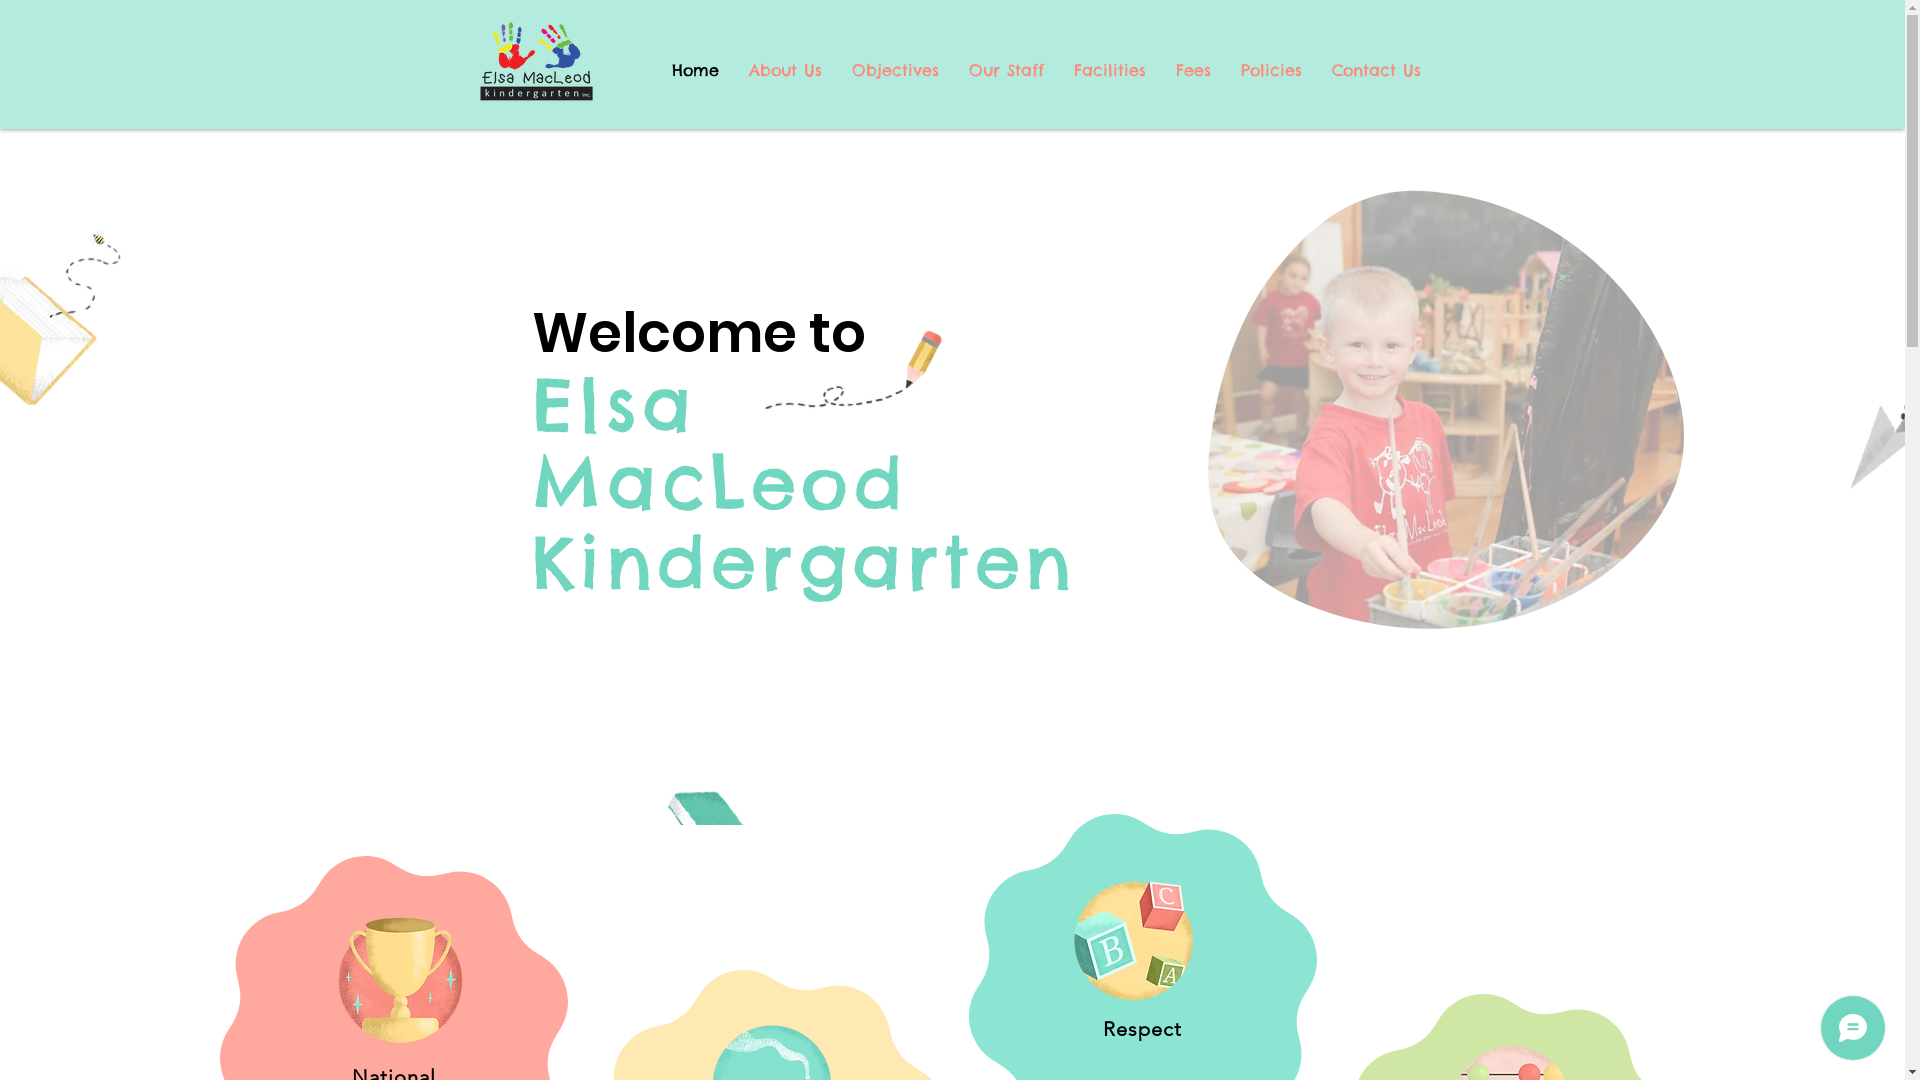 The height and width of the screenshot is (1080, 1920). I want to click on 'Policies', so click(1270, 69).